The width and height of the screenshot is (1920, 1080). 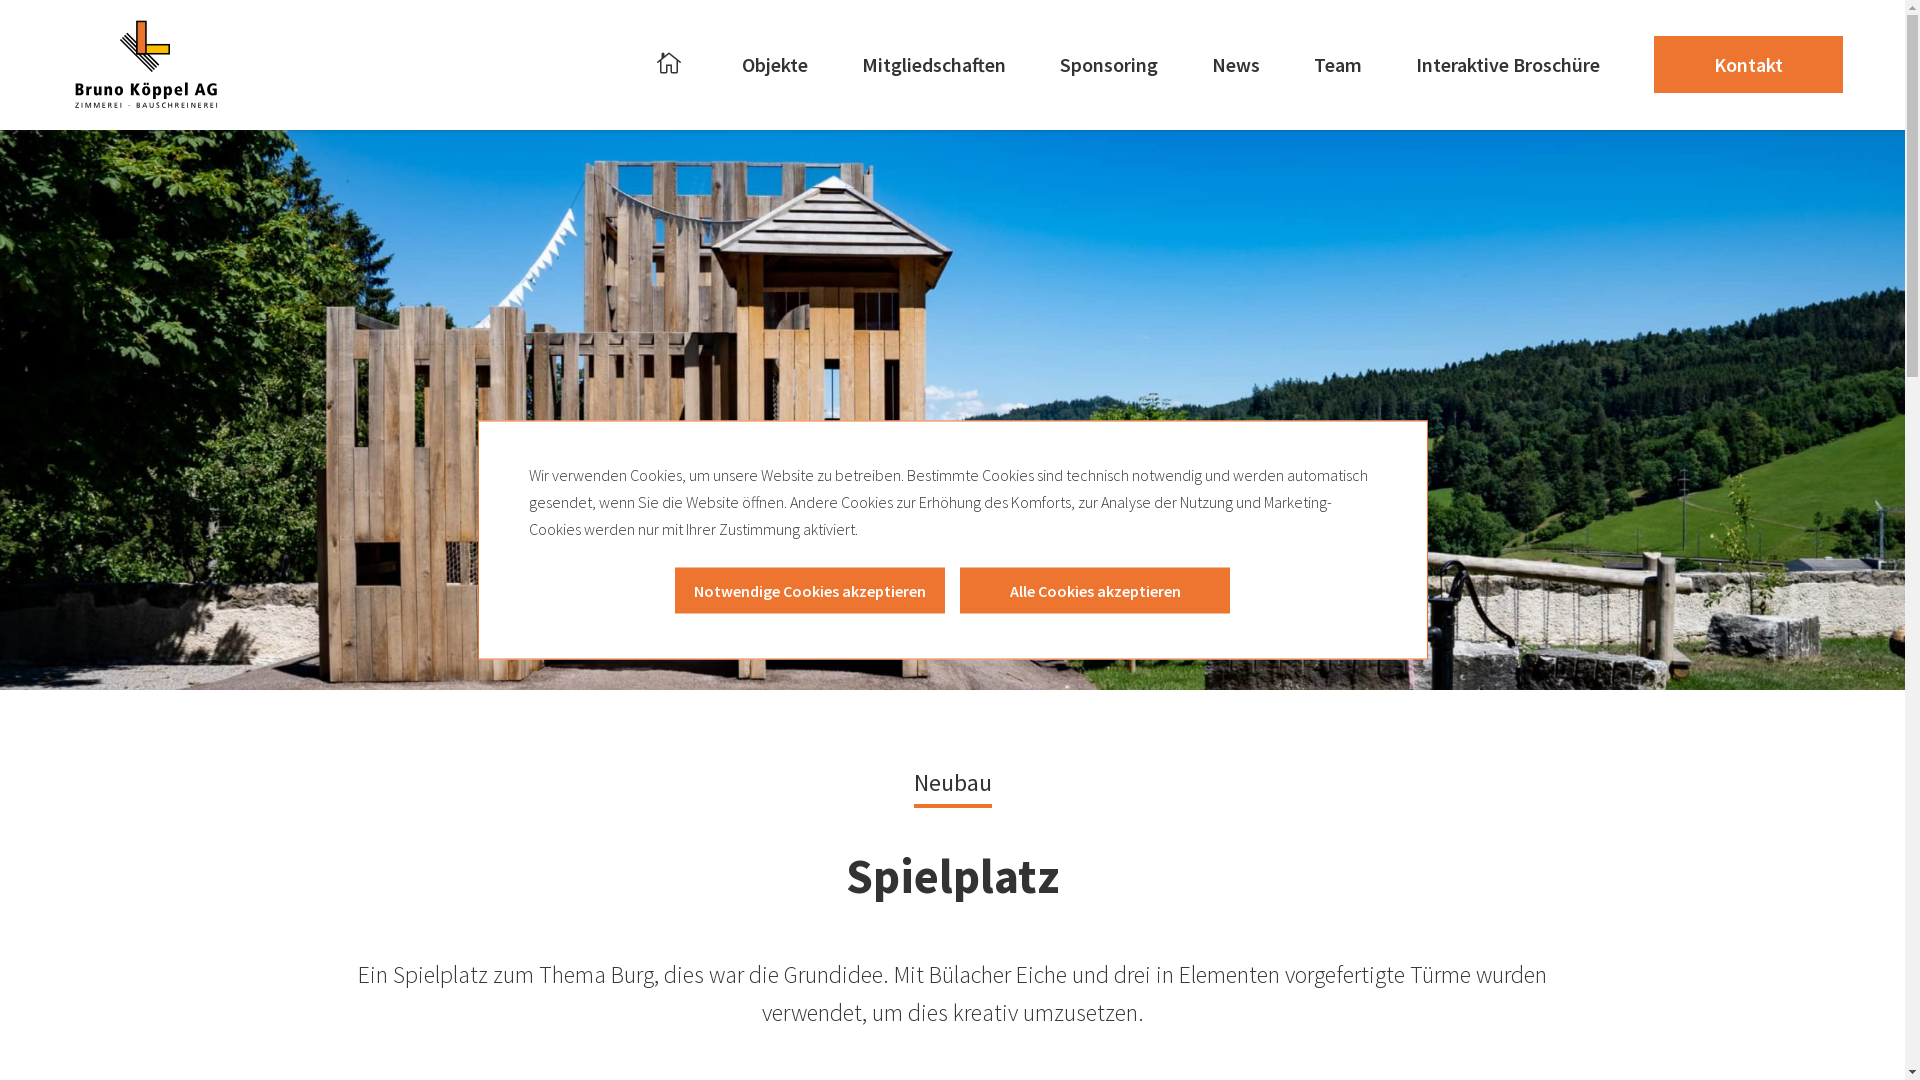 What do you see at coordinates (933, 64) in the screenshot?
I see `'Mitgliedschaften'` at bounding box center [933, 64].